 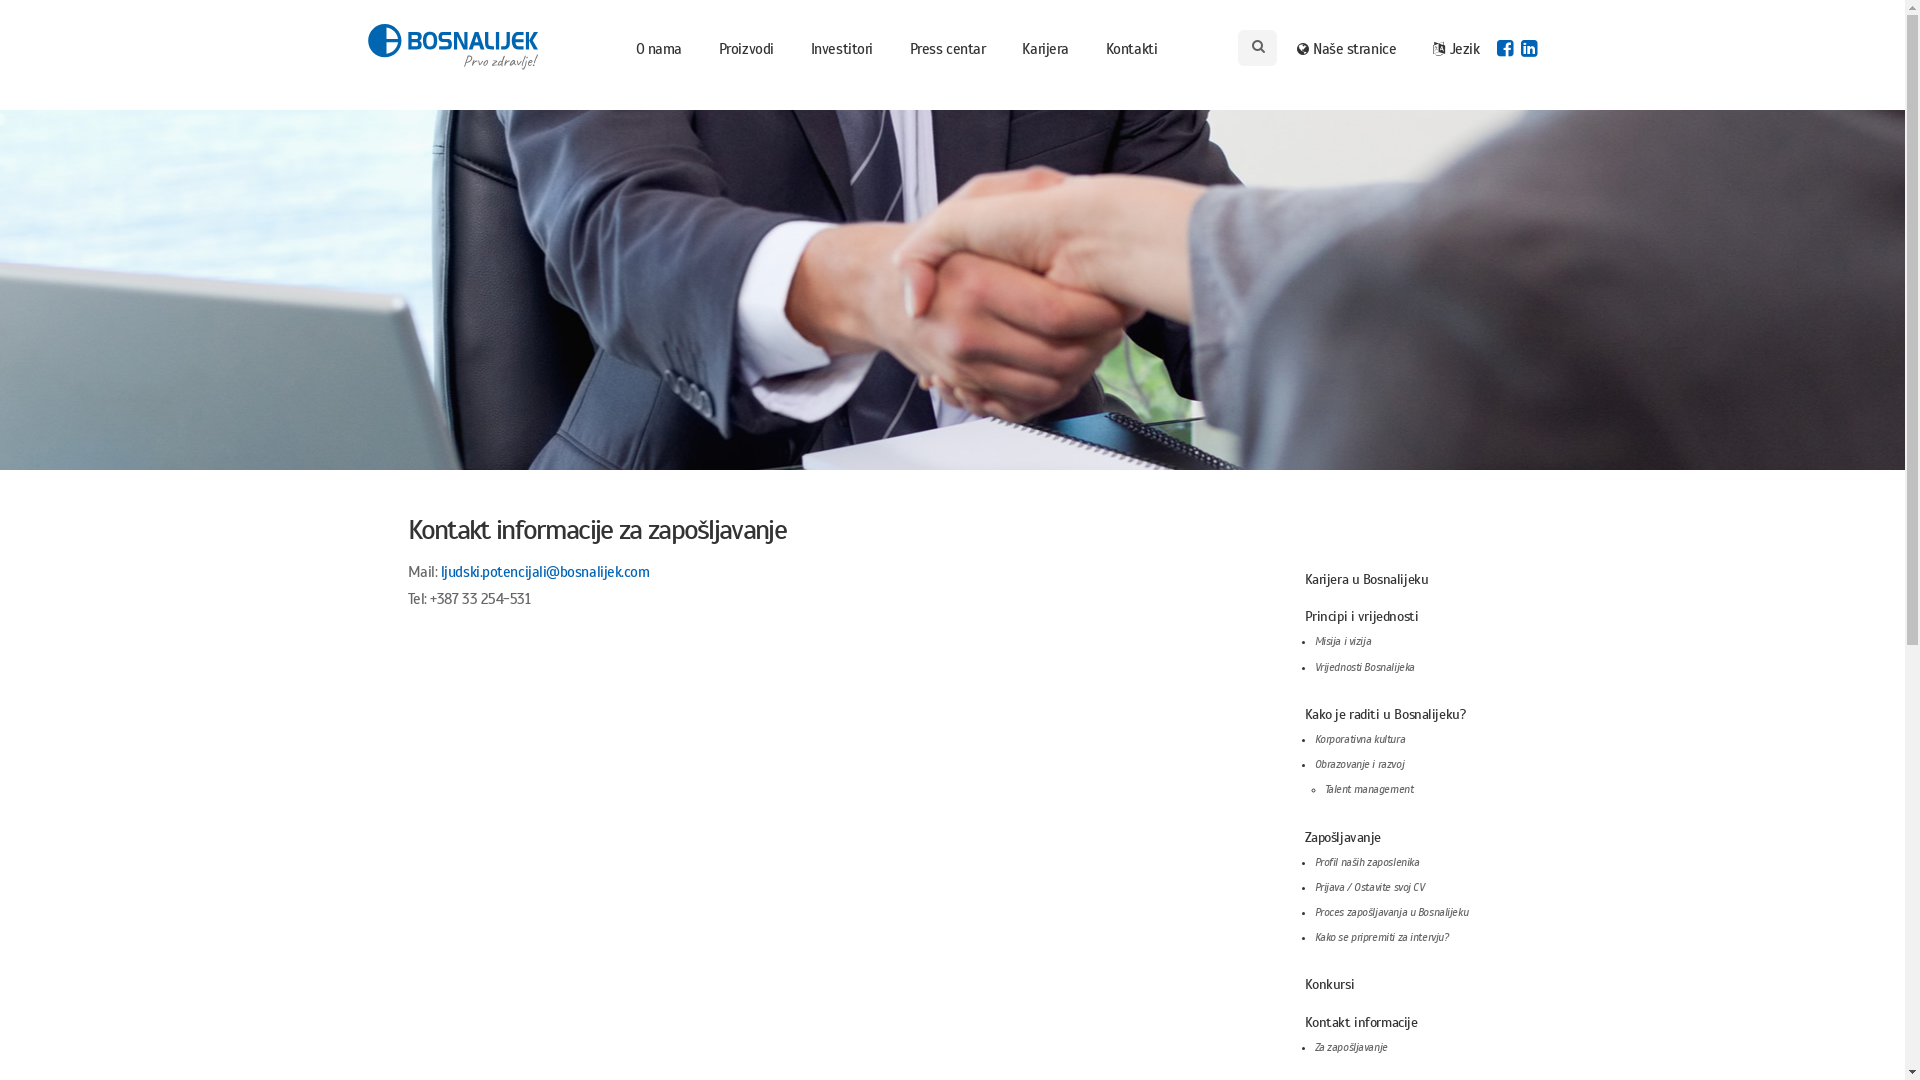 I want to click on 'Obrazovanje i razvoj', so click(x=1314, y=764).